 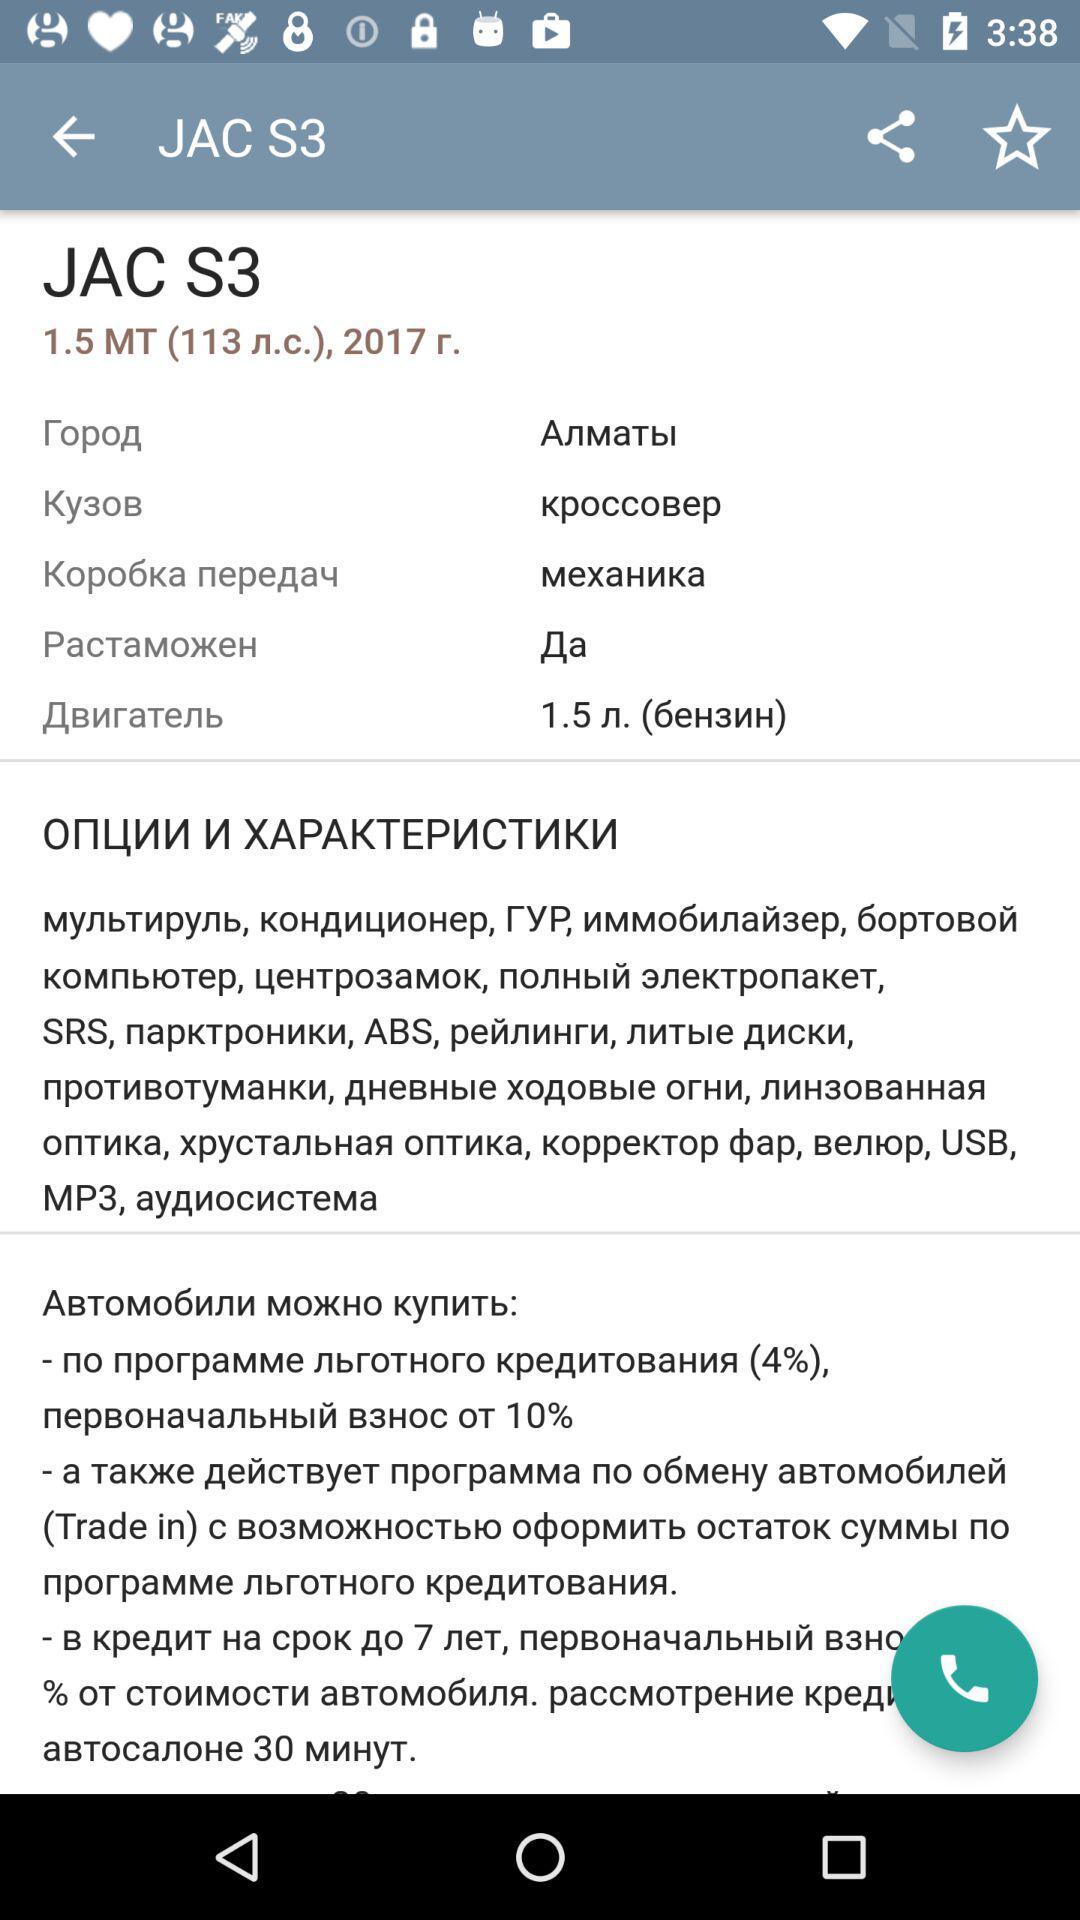 What do you see at coordinates (72, 135) in the screenshot?
I see `item to the left of jac s3` at bounding box center [72, 135].